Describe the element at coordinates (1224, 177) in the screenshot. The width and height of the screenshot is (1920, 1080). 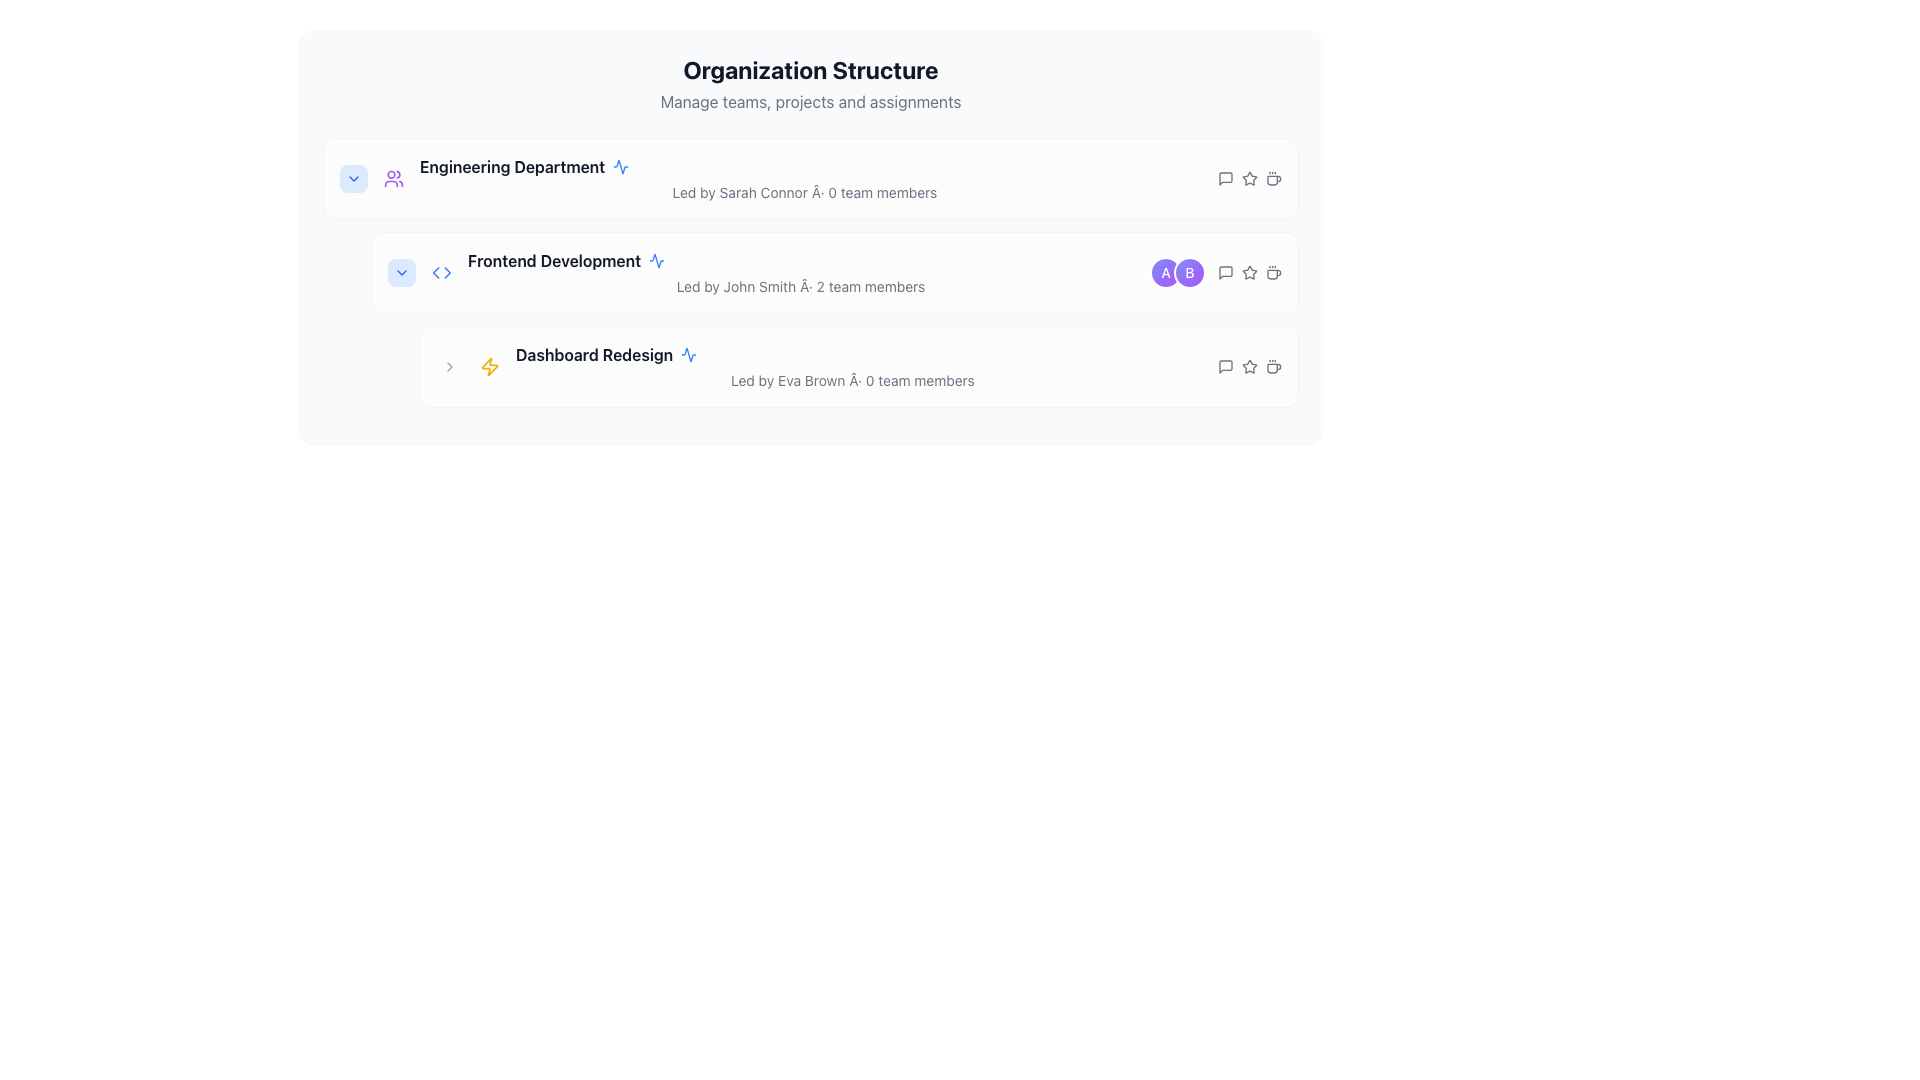
I see `the SVG icon resembling a speech bubble in the 'Engineering Department' section for keyboard interactions` at that location.